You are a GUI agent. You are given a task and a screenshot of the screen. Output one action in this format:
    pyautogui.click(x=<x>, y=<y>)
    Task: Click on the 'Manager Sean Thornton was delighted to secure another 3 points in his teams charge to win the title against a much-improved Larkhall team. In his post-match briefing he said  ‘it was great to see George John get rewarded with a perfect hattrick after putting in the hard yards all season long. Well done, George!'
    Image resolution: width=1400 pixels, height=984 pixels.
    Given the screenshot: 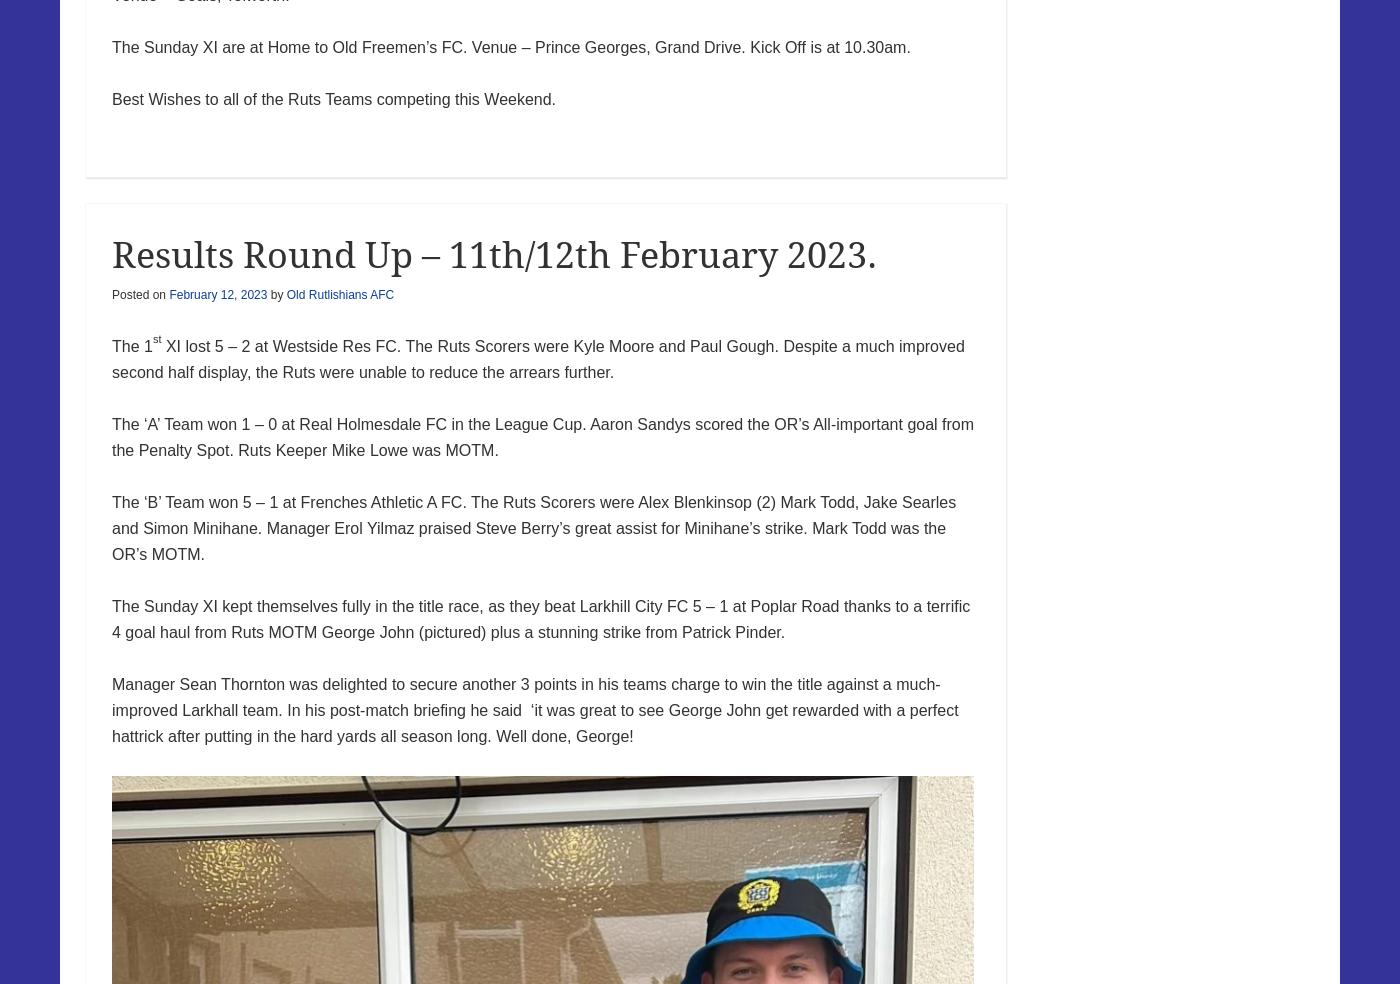 What is the action you would take?
    pyautogui.click(x=112, y=709)
    